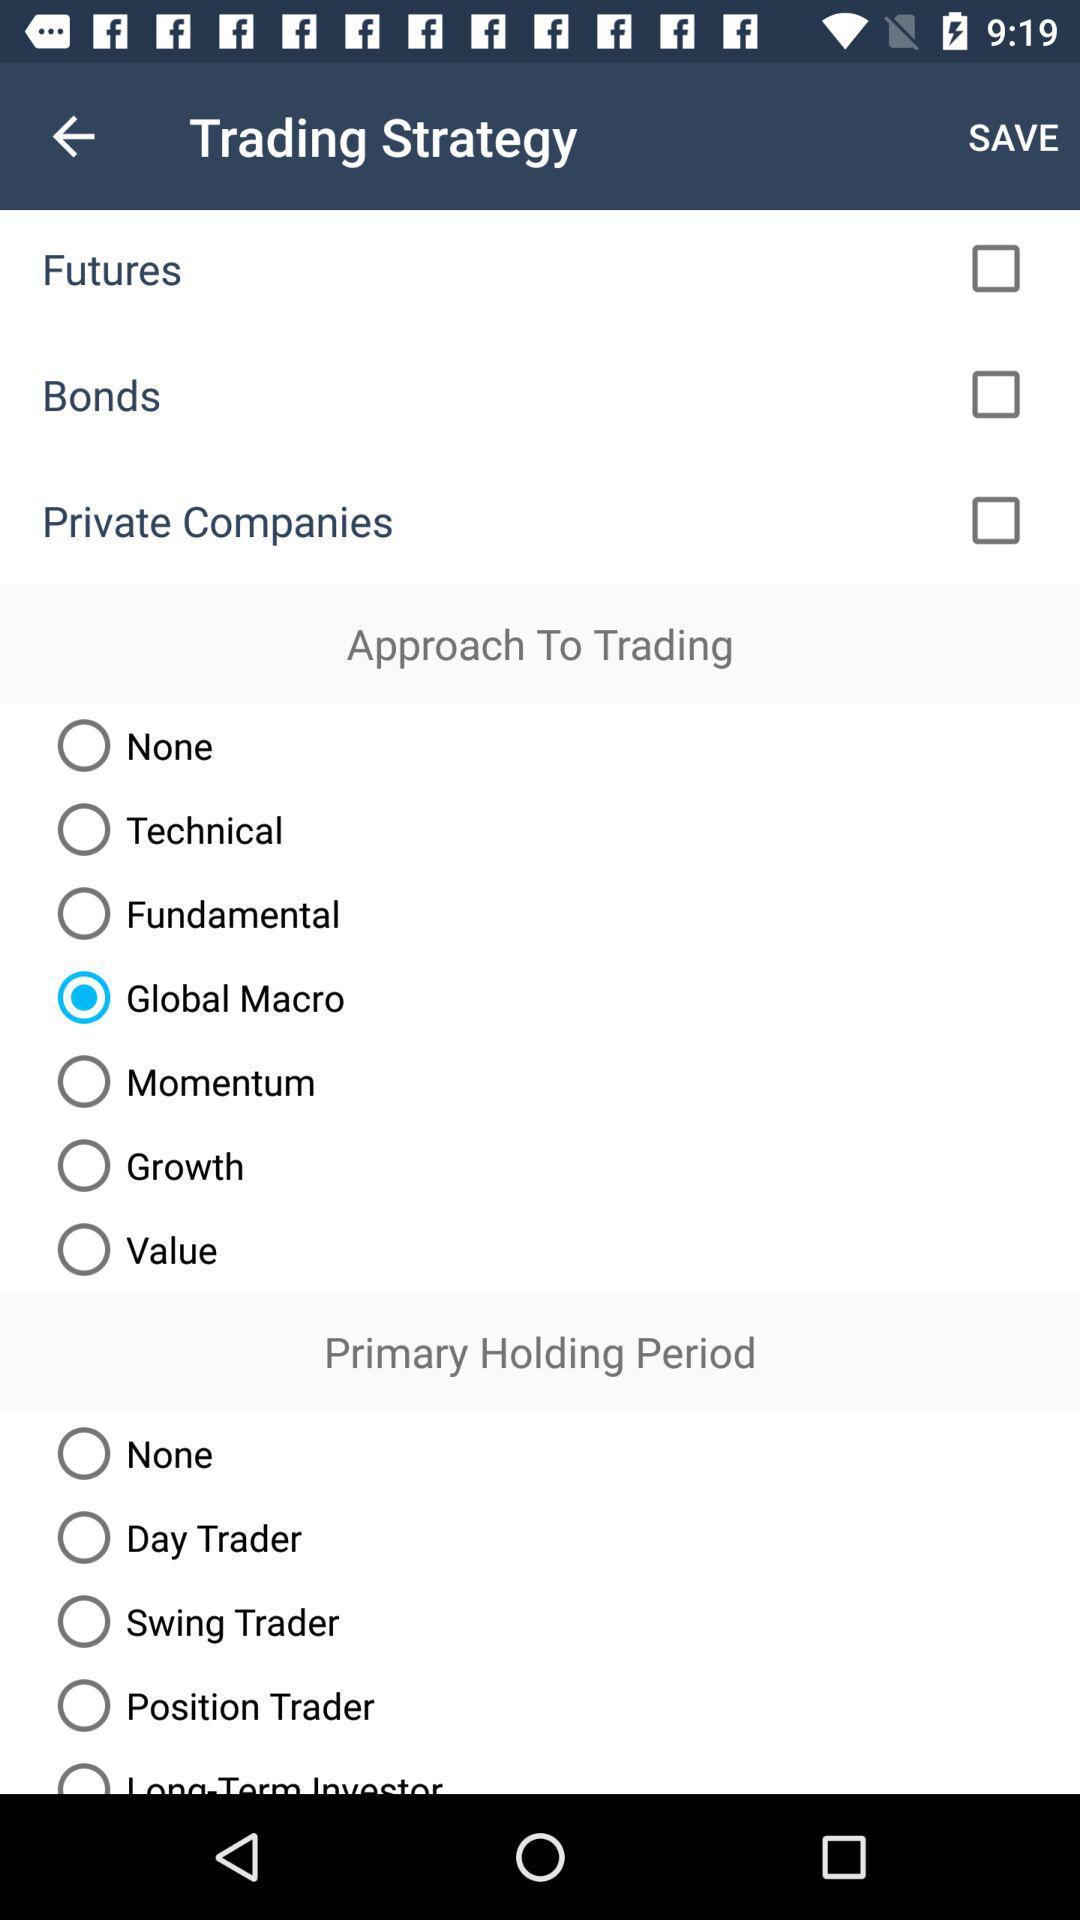 The image size is (1080, 1920). What do you see at coordinates (193, 997) in the screenshot?
I see `icon below fundamental radio button` at bounding box center [193, 997].